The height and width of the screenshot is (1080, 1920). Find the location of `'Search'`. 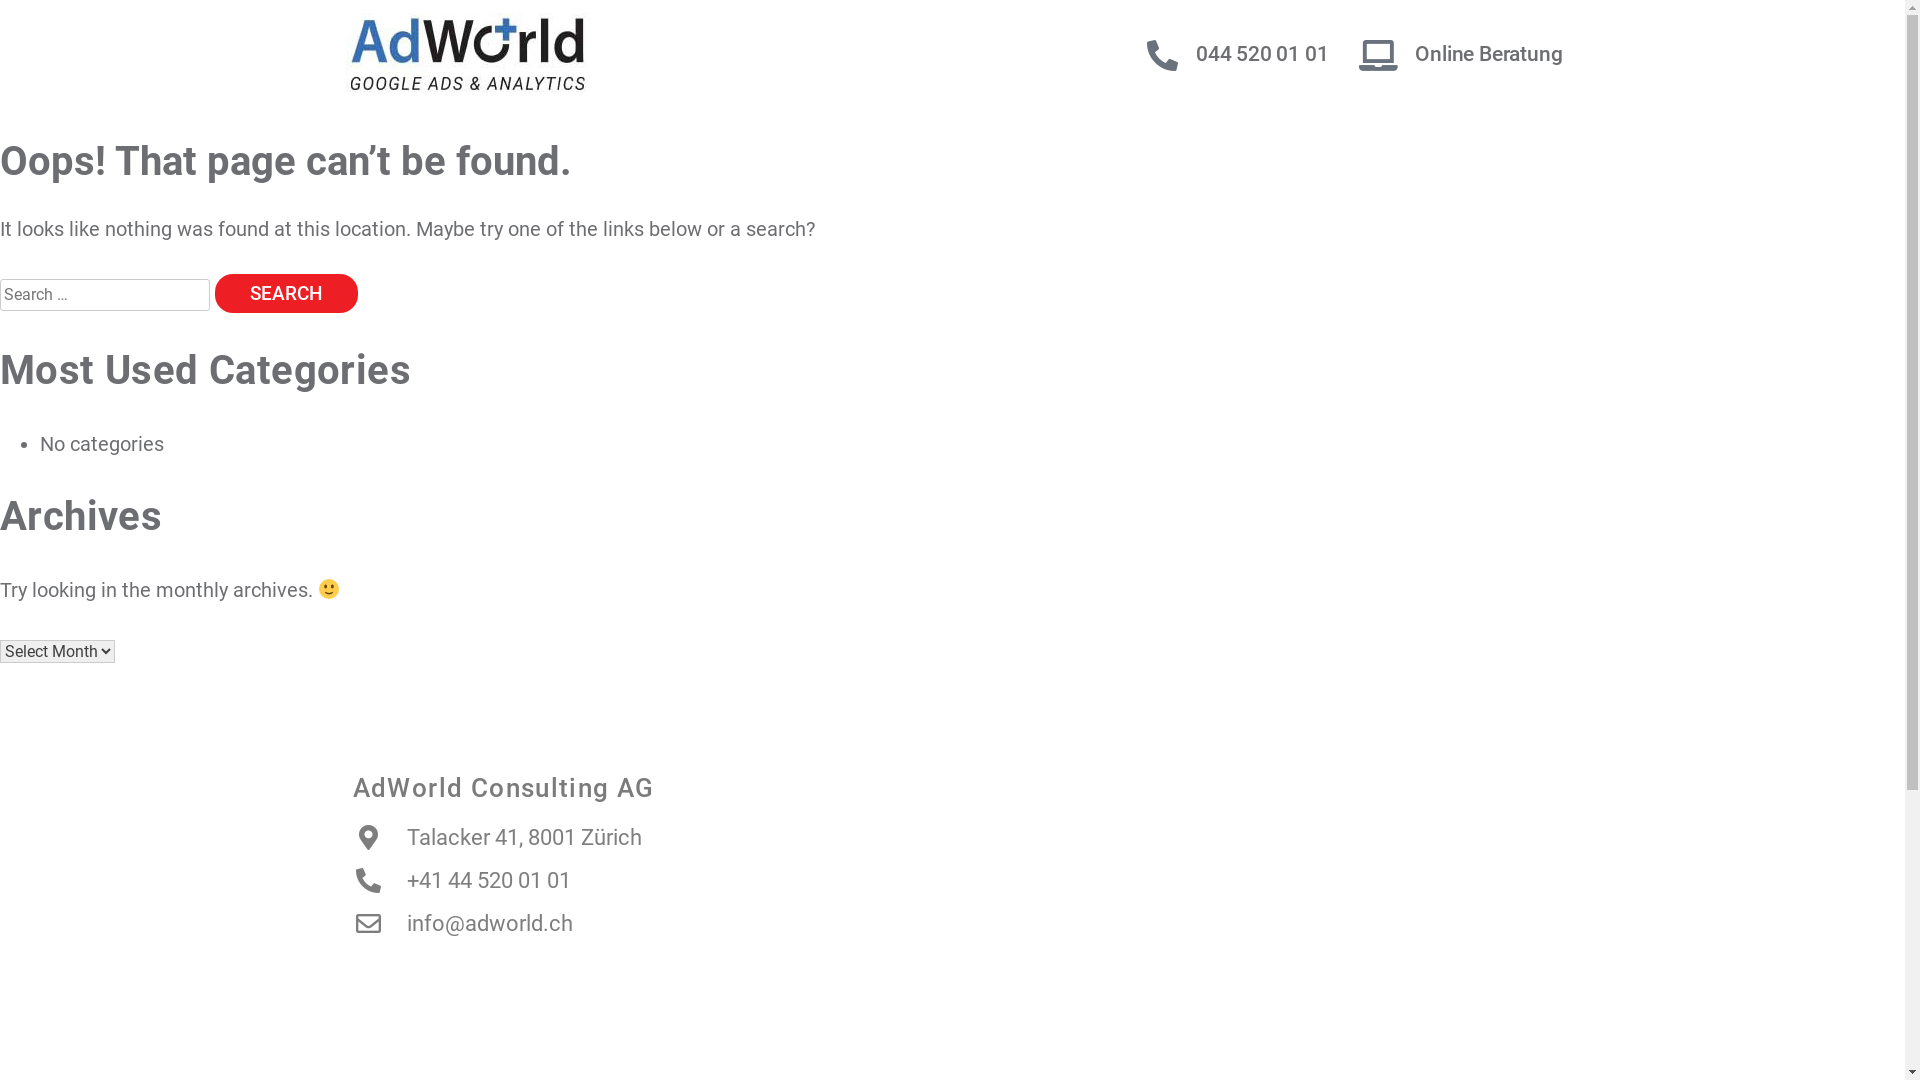

'Search' is located at coordinates (285, 293).